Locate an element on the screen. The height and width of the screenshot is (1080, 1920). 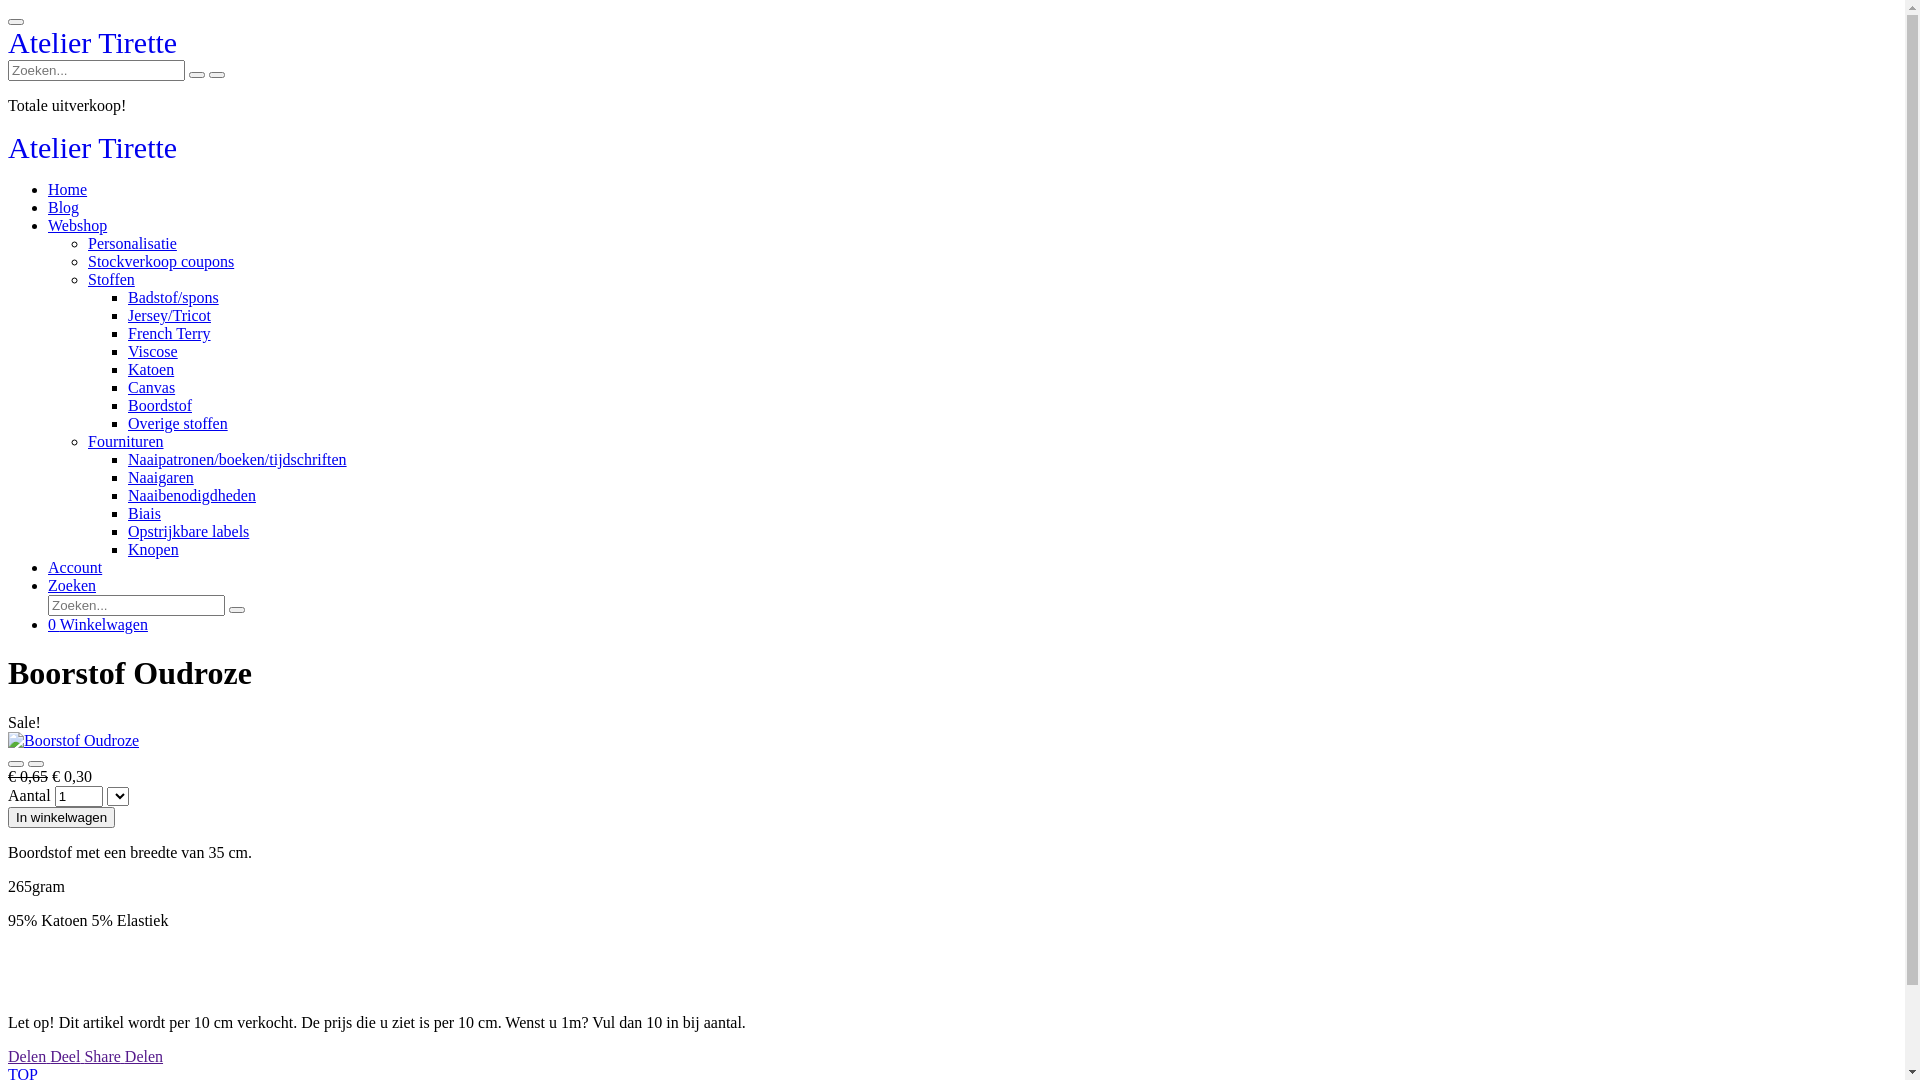
'Viscose' is located at coordinates (152, 350).